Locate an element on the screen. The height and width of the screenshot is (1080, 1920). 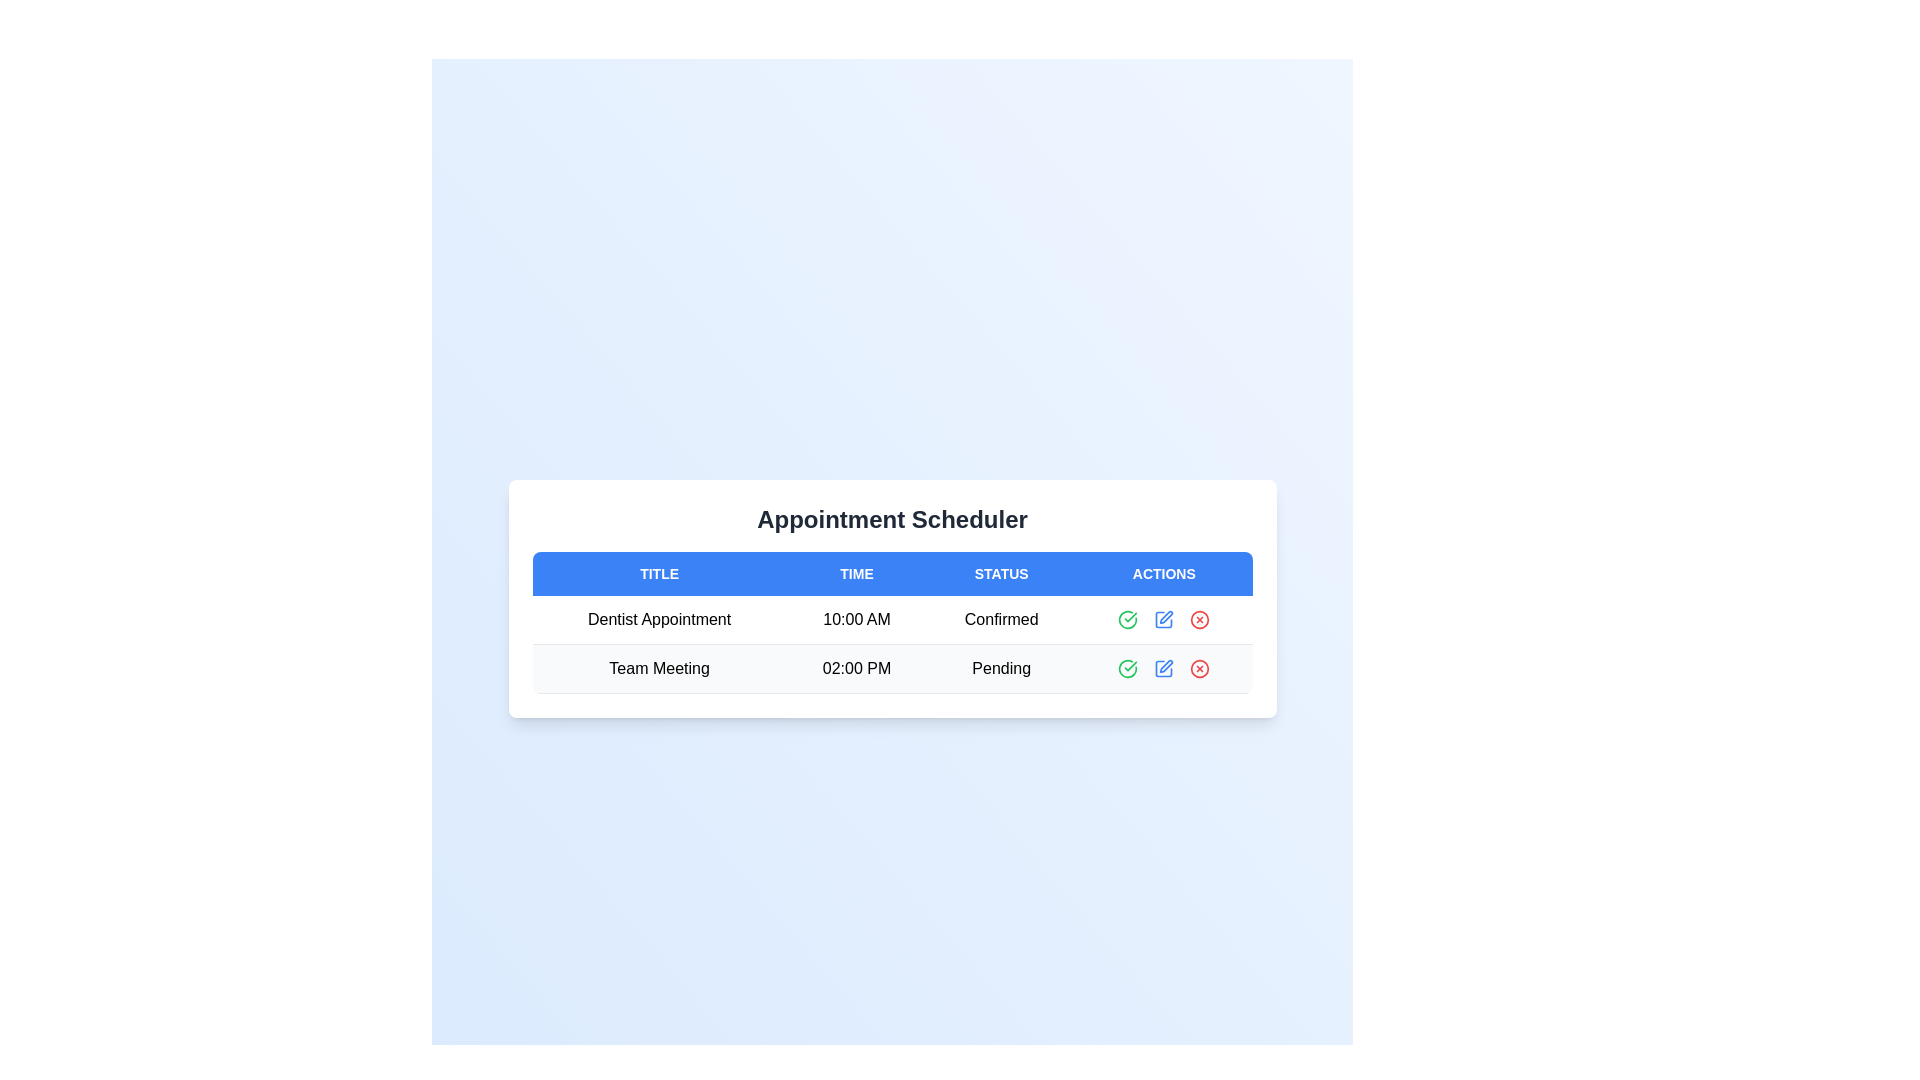
a row is located at coordinates (891, 597).